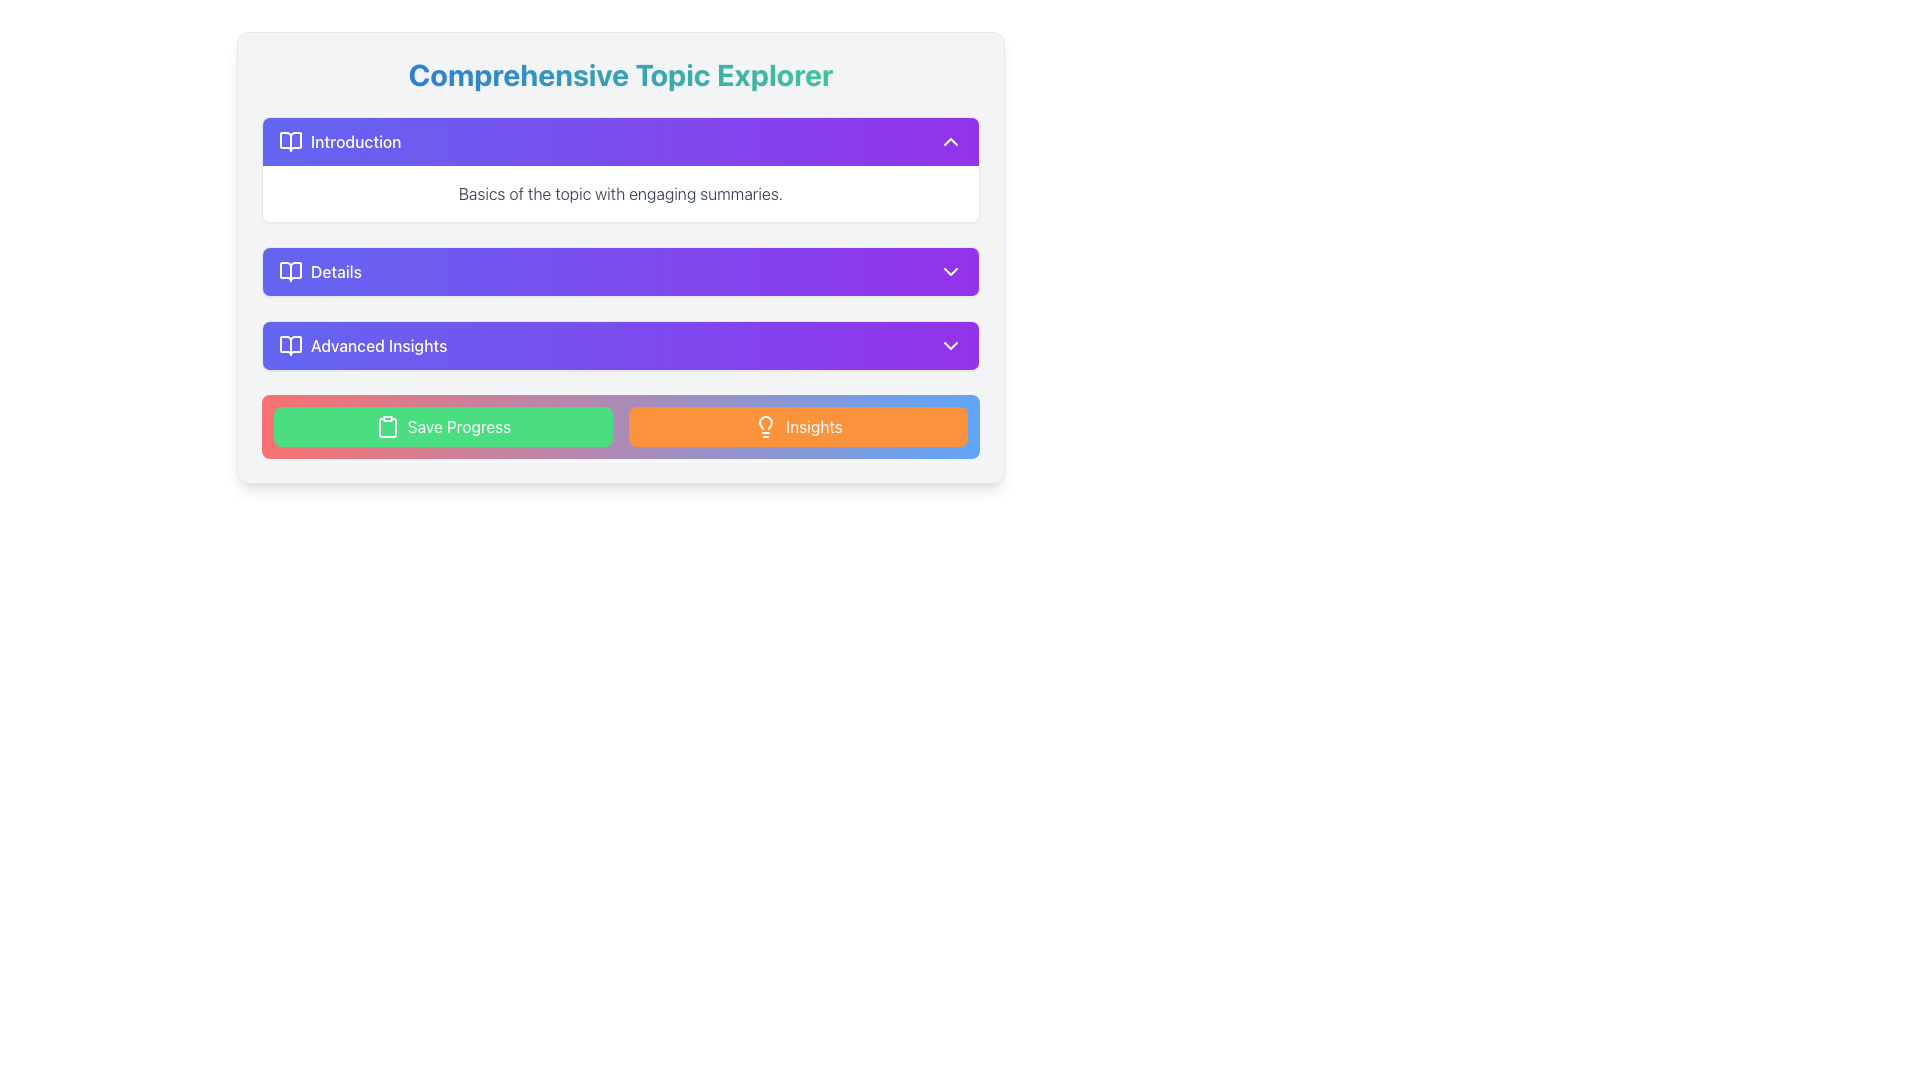  What do you see at coordinates (290, 141) in the screenshot?
I see `the book icon that serves as a visual identifier for the 'Introduction' section, located at the top of the collapsible sections list` at bounding box center [290, 141].